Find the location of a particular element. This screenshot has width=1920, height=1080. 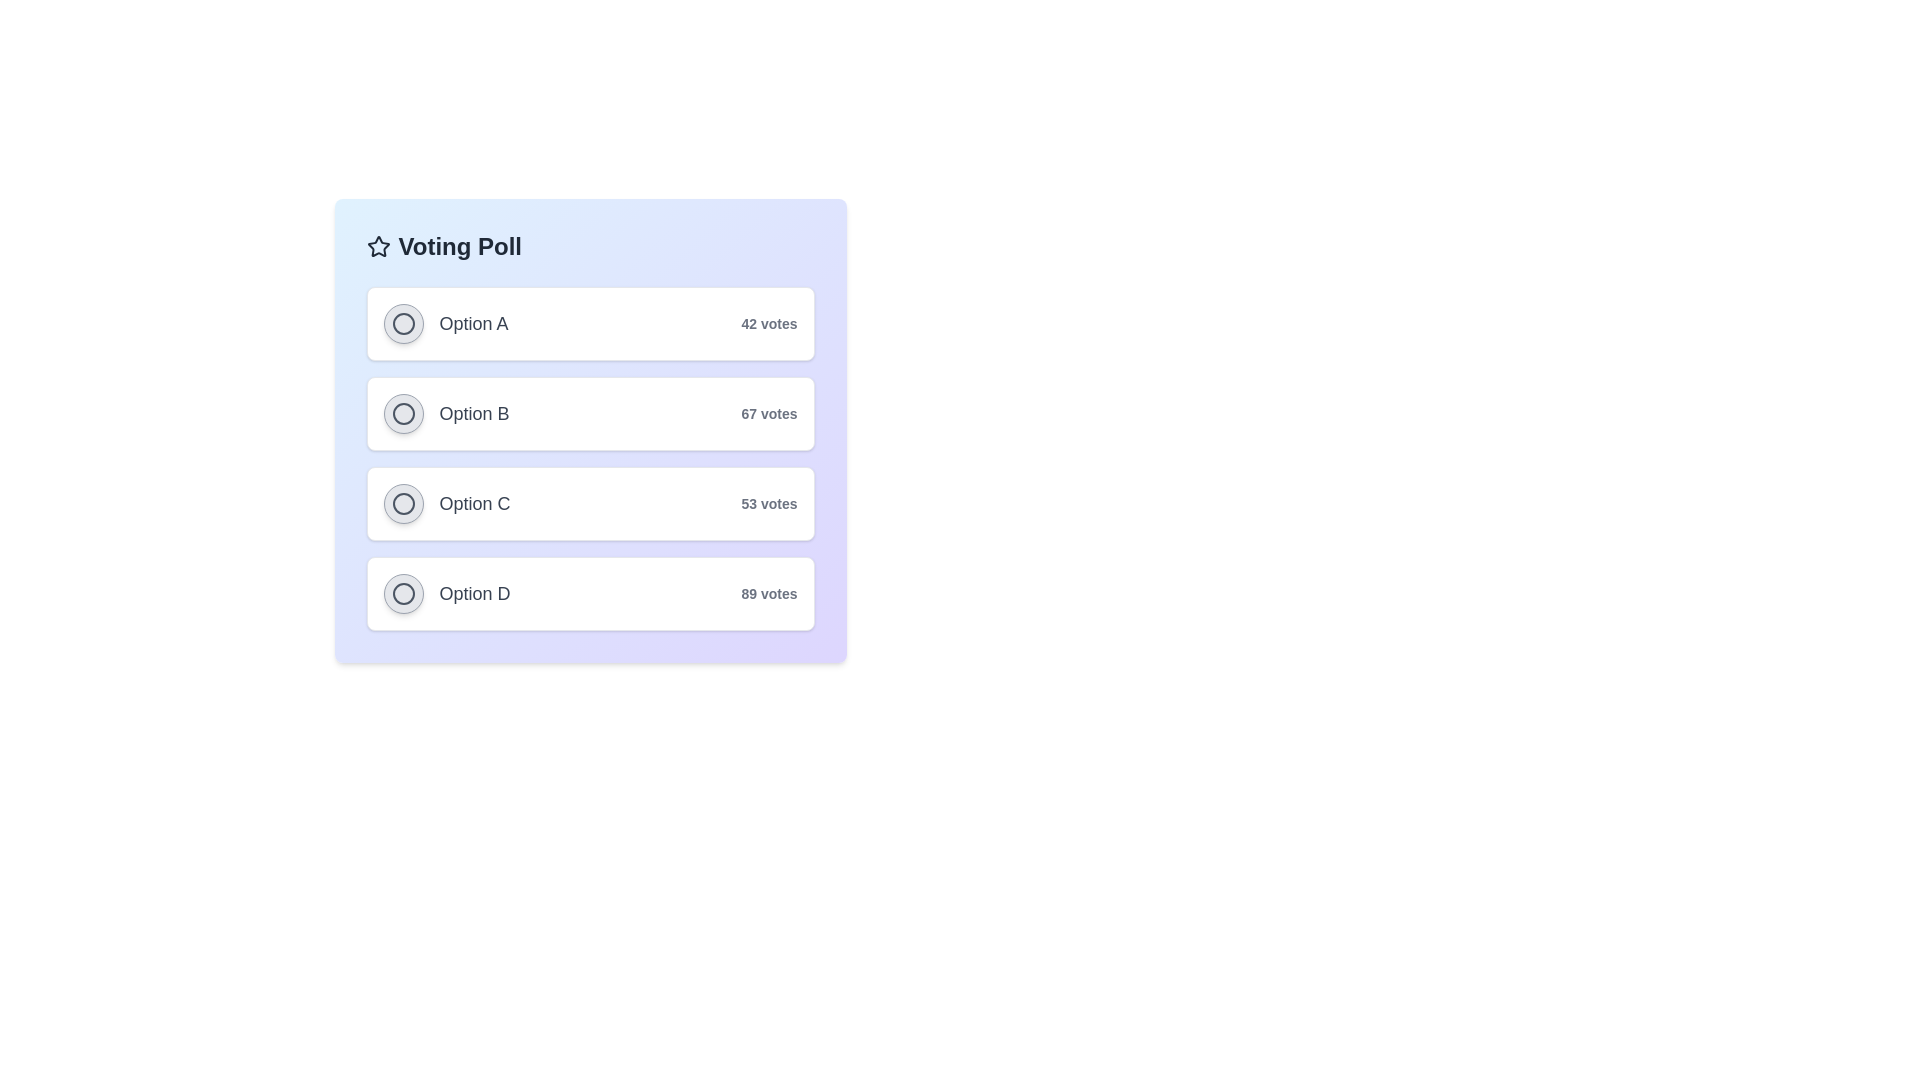

the radio button located to the left of the text 'Option B' in the voting interface is located at coordinates (402, 412).